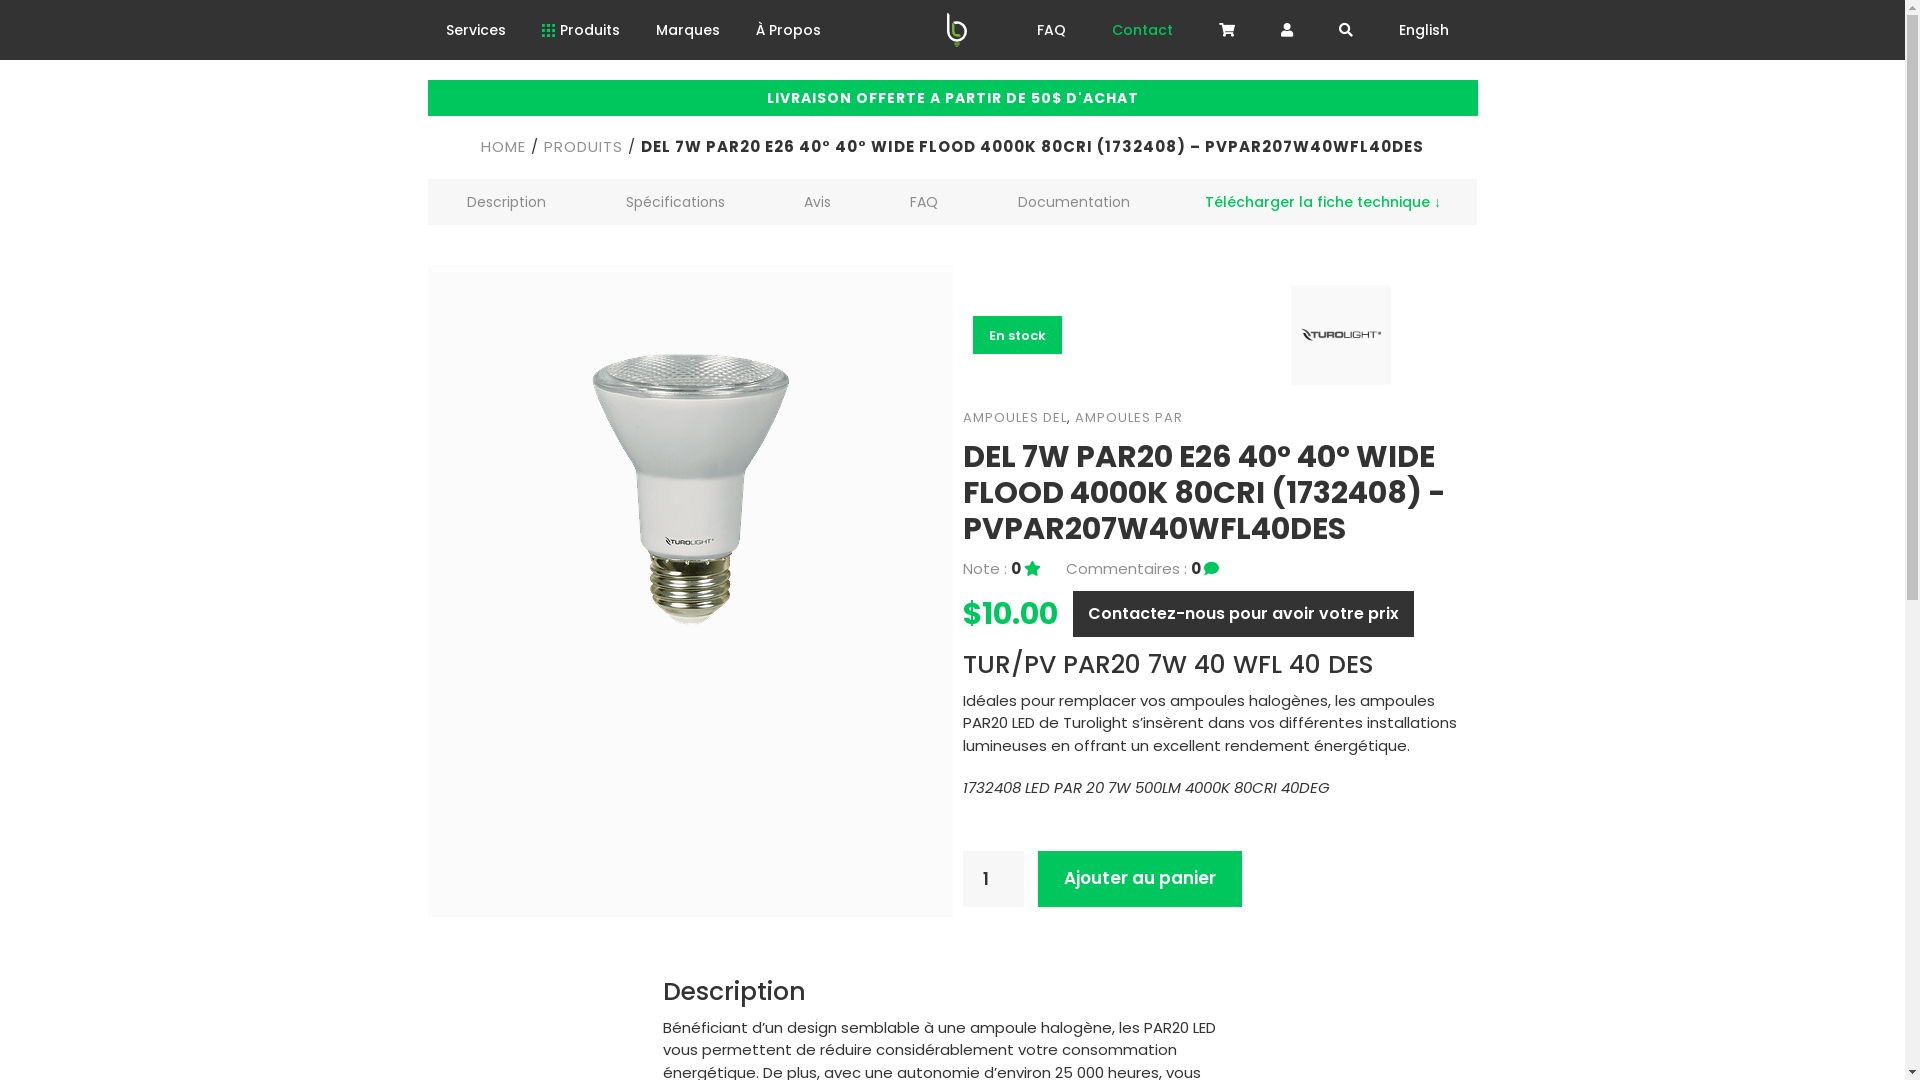 Image resolution: width=1920 pixels, height=1080 pixels. What do you see at coordinates (1142, 30) in the screenshot?
I see `'Contact'` at bounding box center [1142, 30].